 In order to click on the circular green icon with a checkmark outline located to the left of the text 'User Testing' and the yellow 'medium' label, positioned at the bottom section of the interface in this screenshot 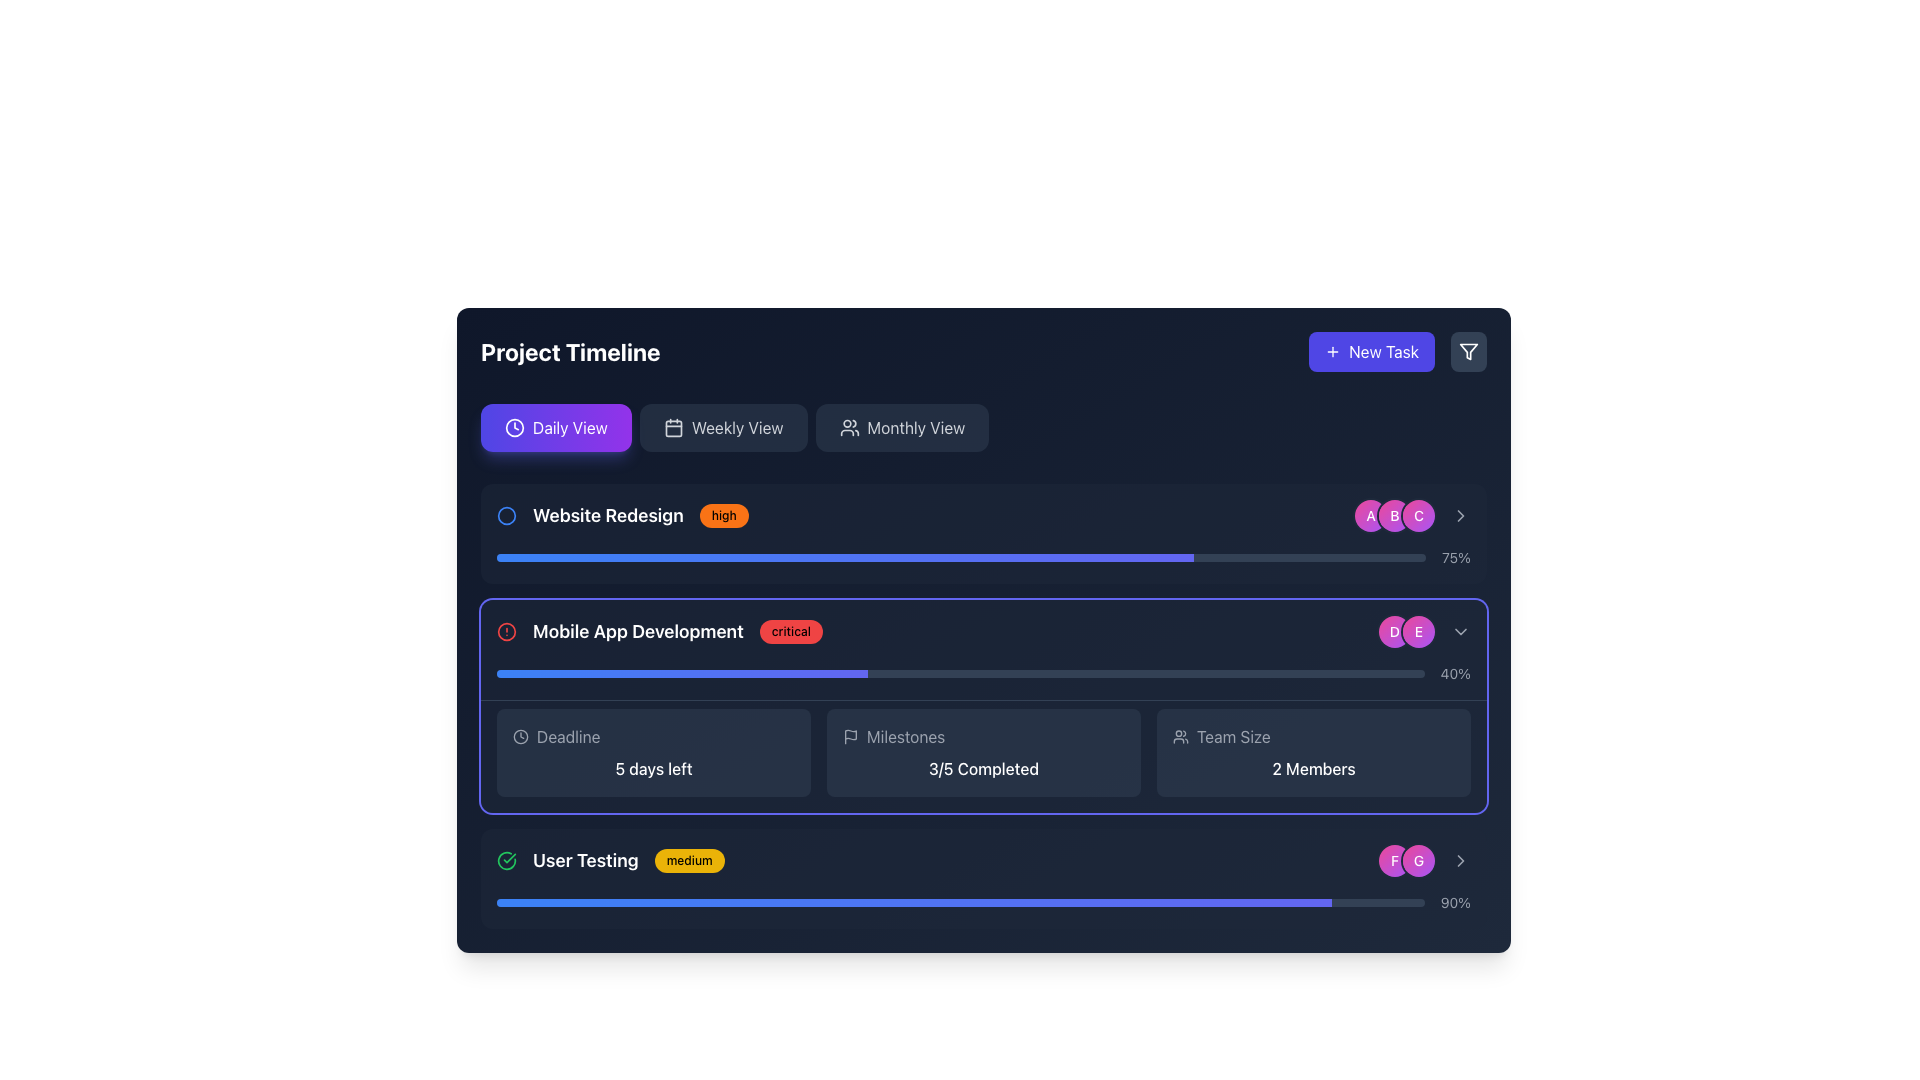, I will do `click(507, 859)`.